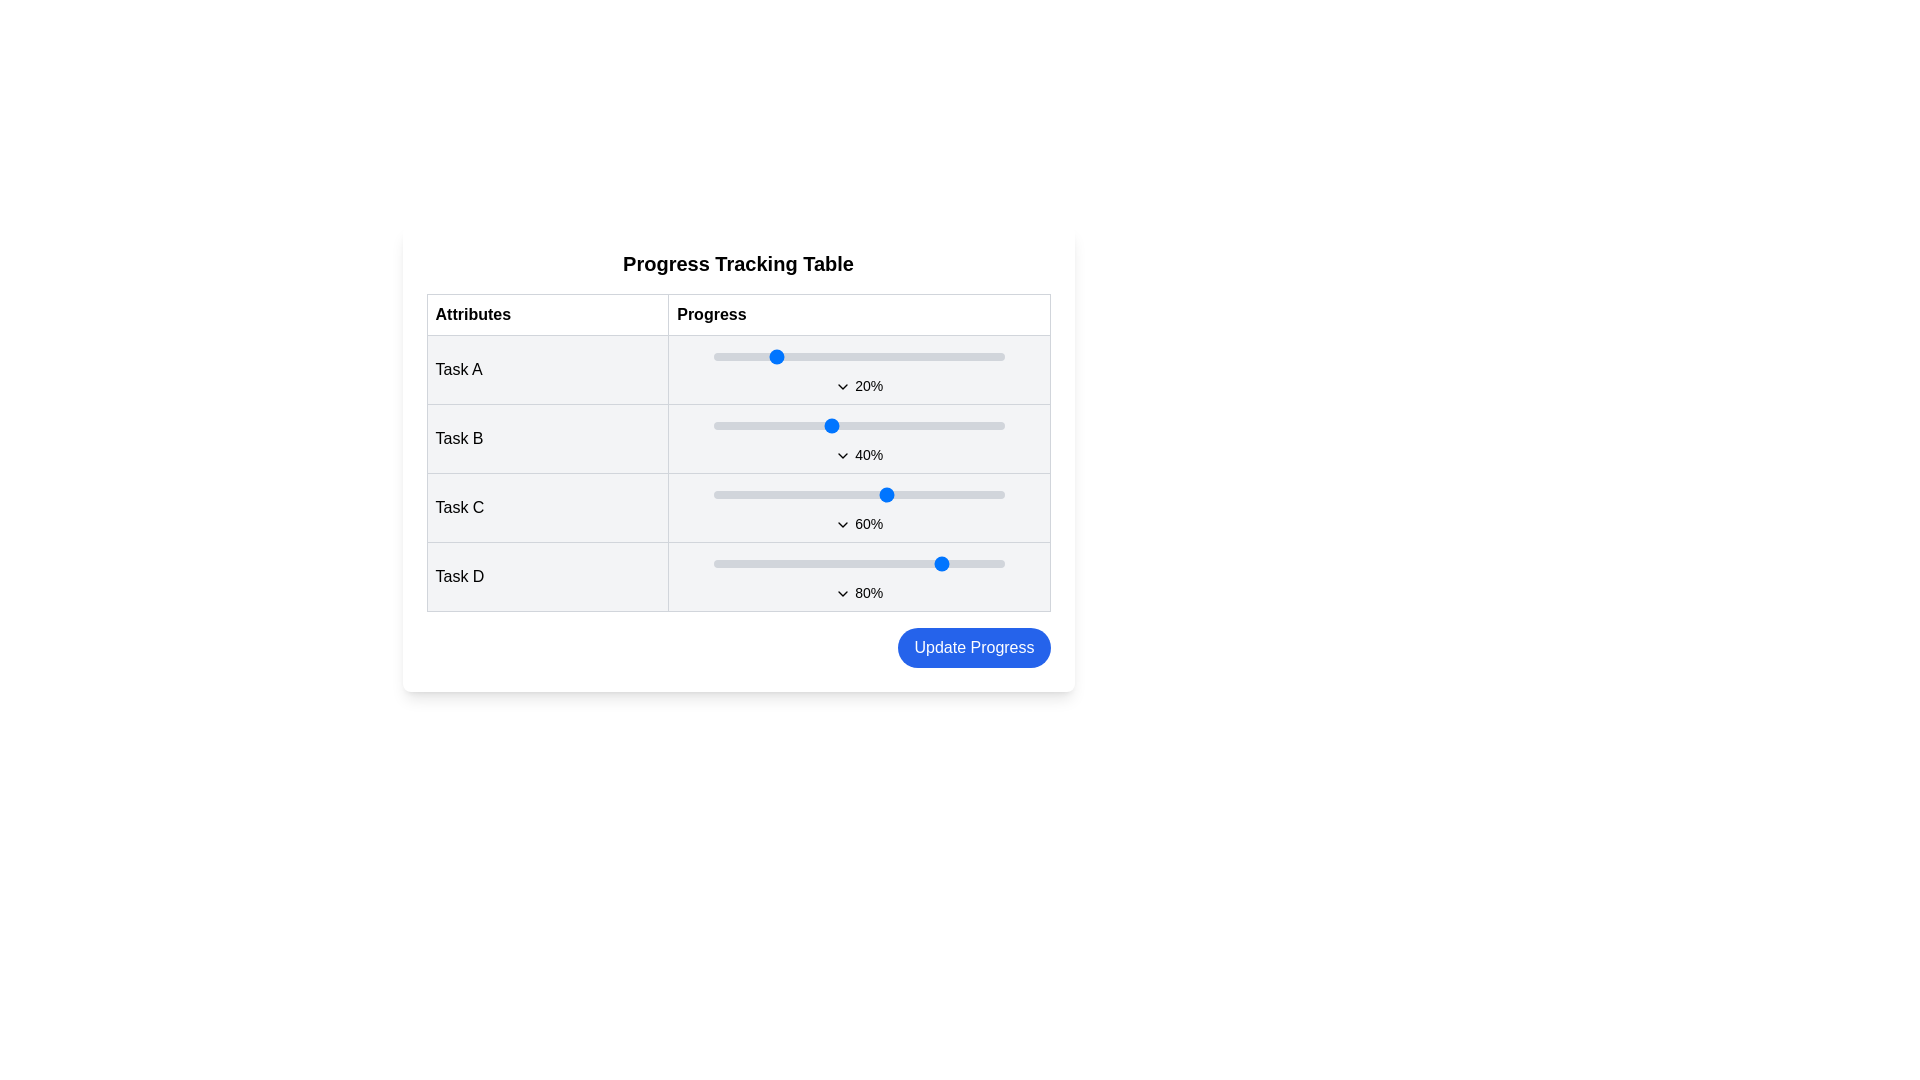 The width and height of the screenshot is (1920, 1080). Describe the element at coordinates (847, 356) in the screenshot. I see `progress value` at that location.